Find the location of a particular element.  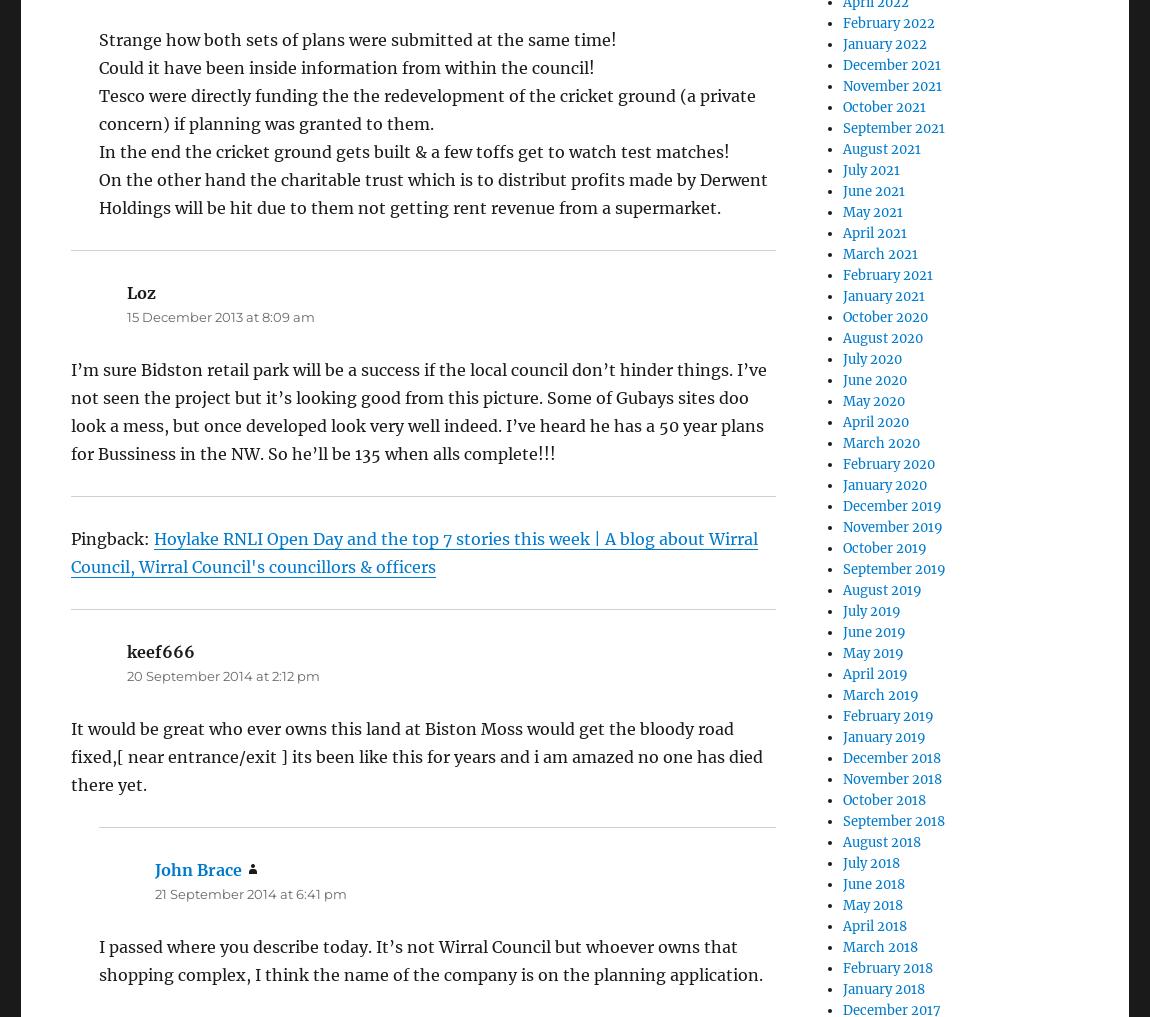

'August 2020' is located at coordinates (882, 338).